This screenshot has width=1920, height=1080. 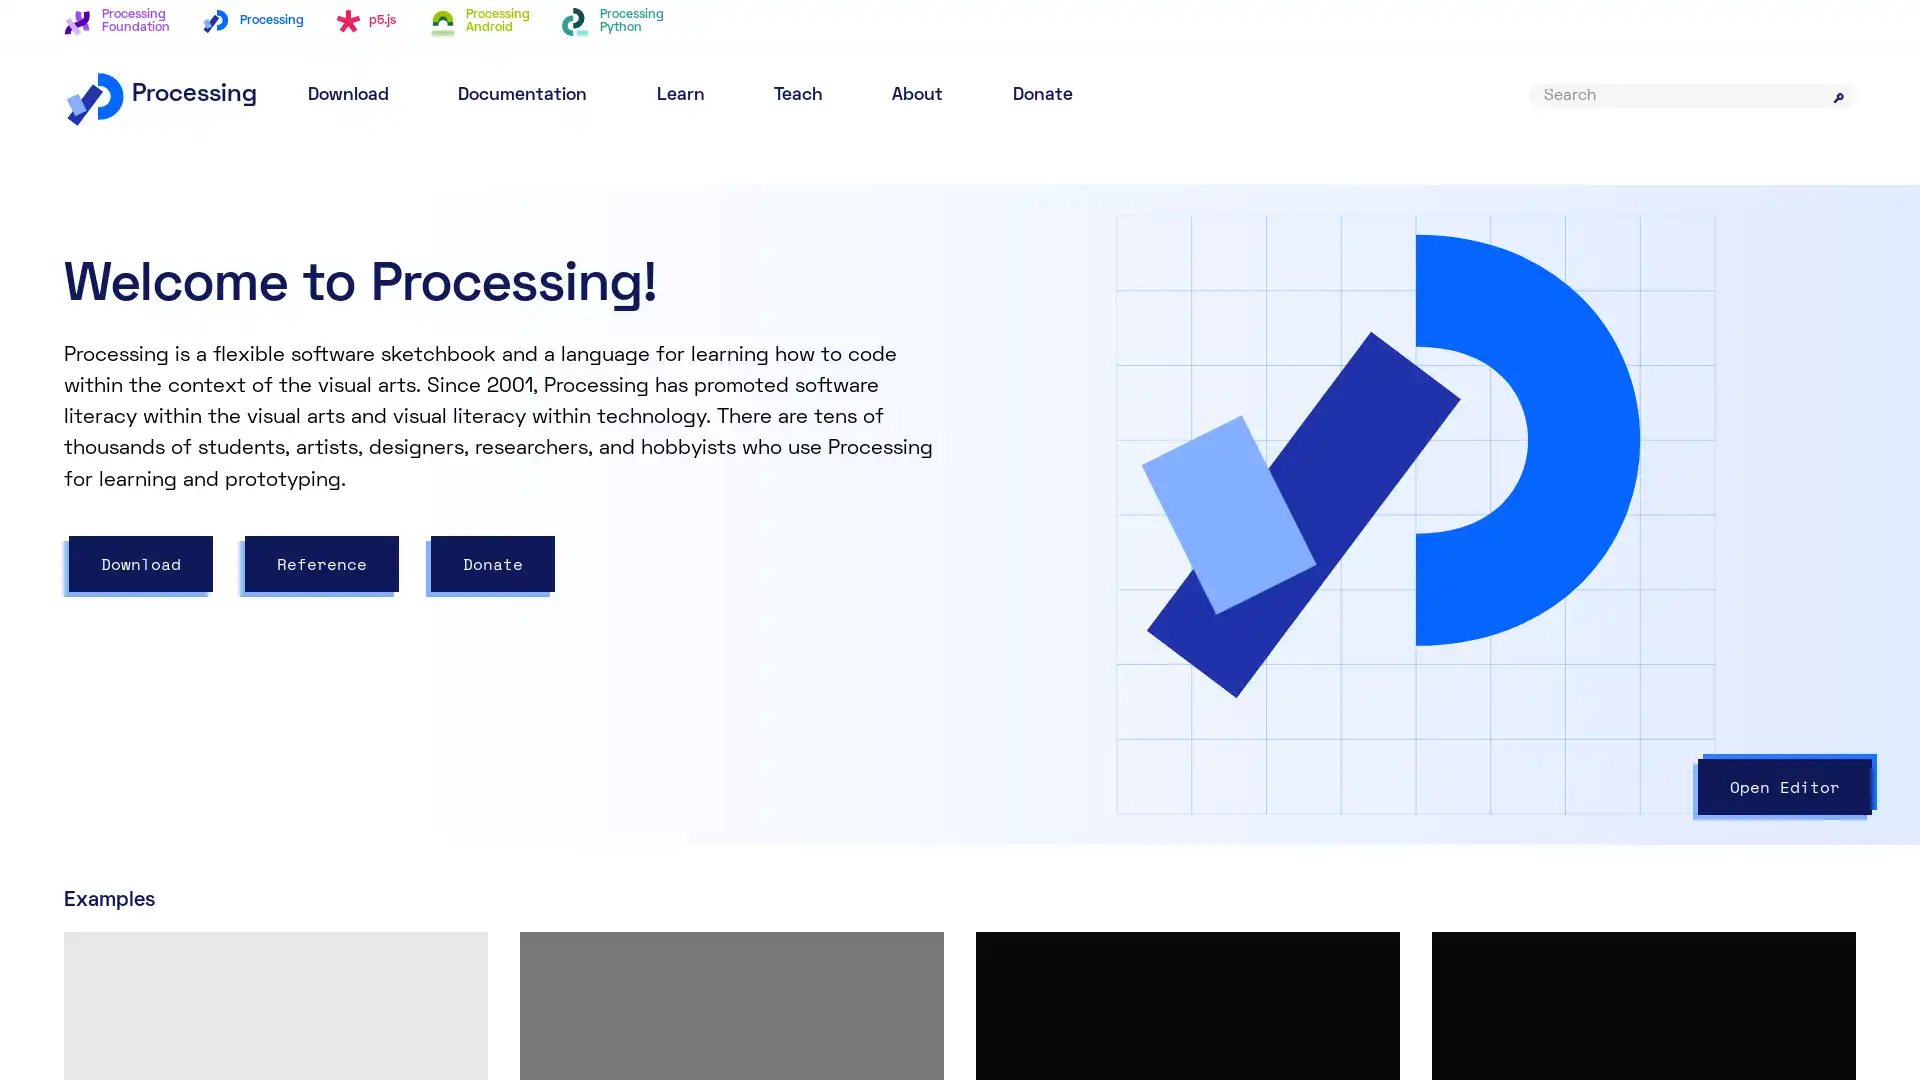 What do you see at coordinates (1036, 685) in the screenshot?
I see `line` at bounding box center [1036, 685].